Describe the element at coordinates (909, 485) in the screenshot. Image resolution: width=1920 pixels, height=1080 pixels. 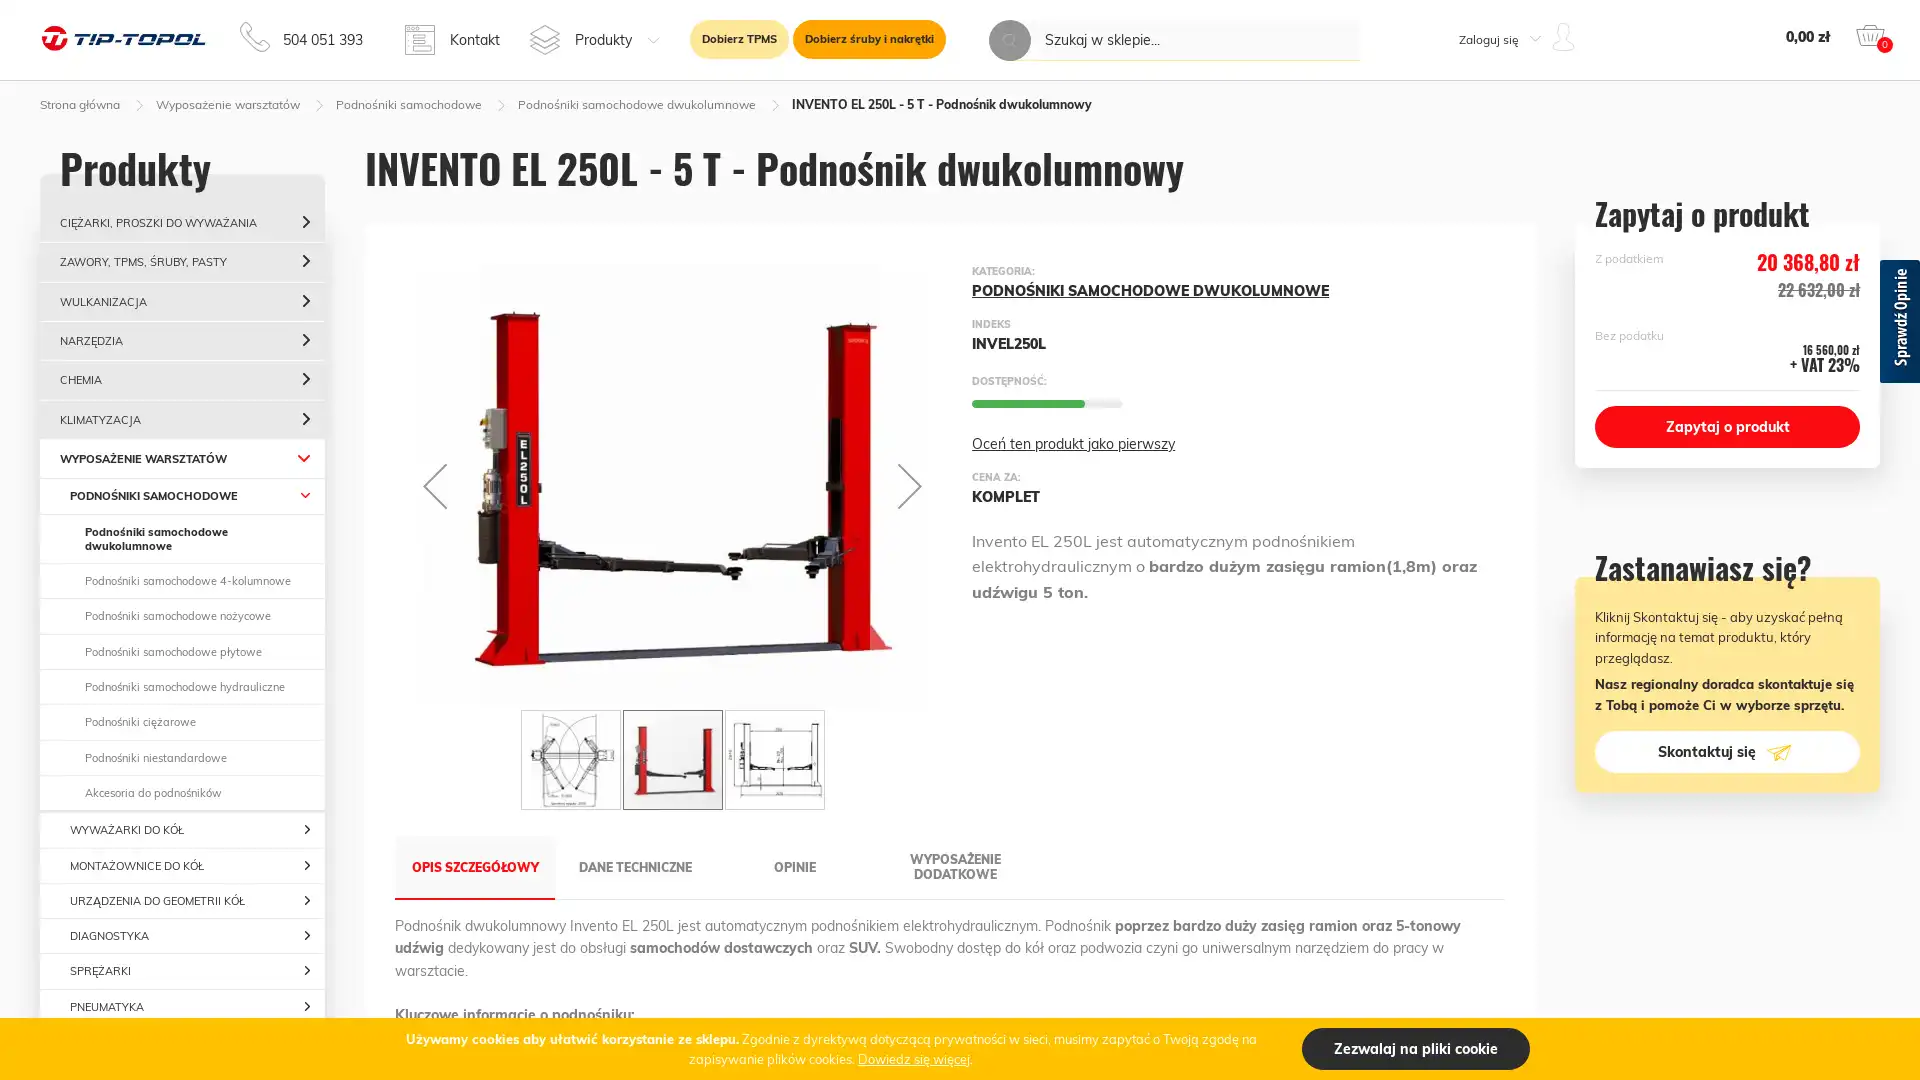
I see `Next` at that location.